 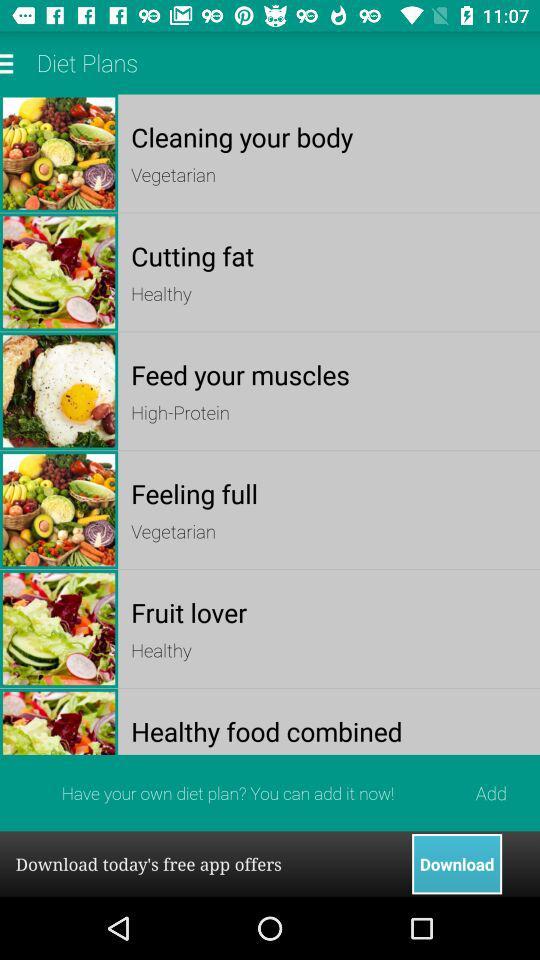 What do you see at coordinates (329, 492) in the screenshot?
I see `feeling full` at bounding box center [329, 492].